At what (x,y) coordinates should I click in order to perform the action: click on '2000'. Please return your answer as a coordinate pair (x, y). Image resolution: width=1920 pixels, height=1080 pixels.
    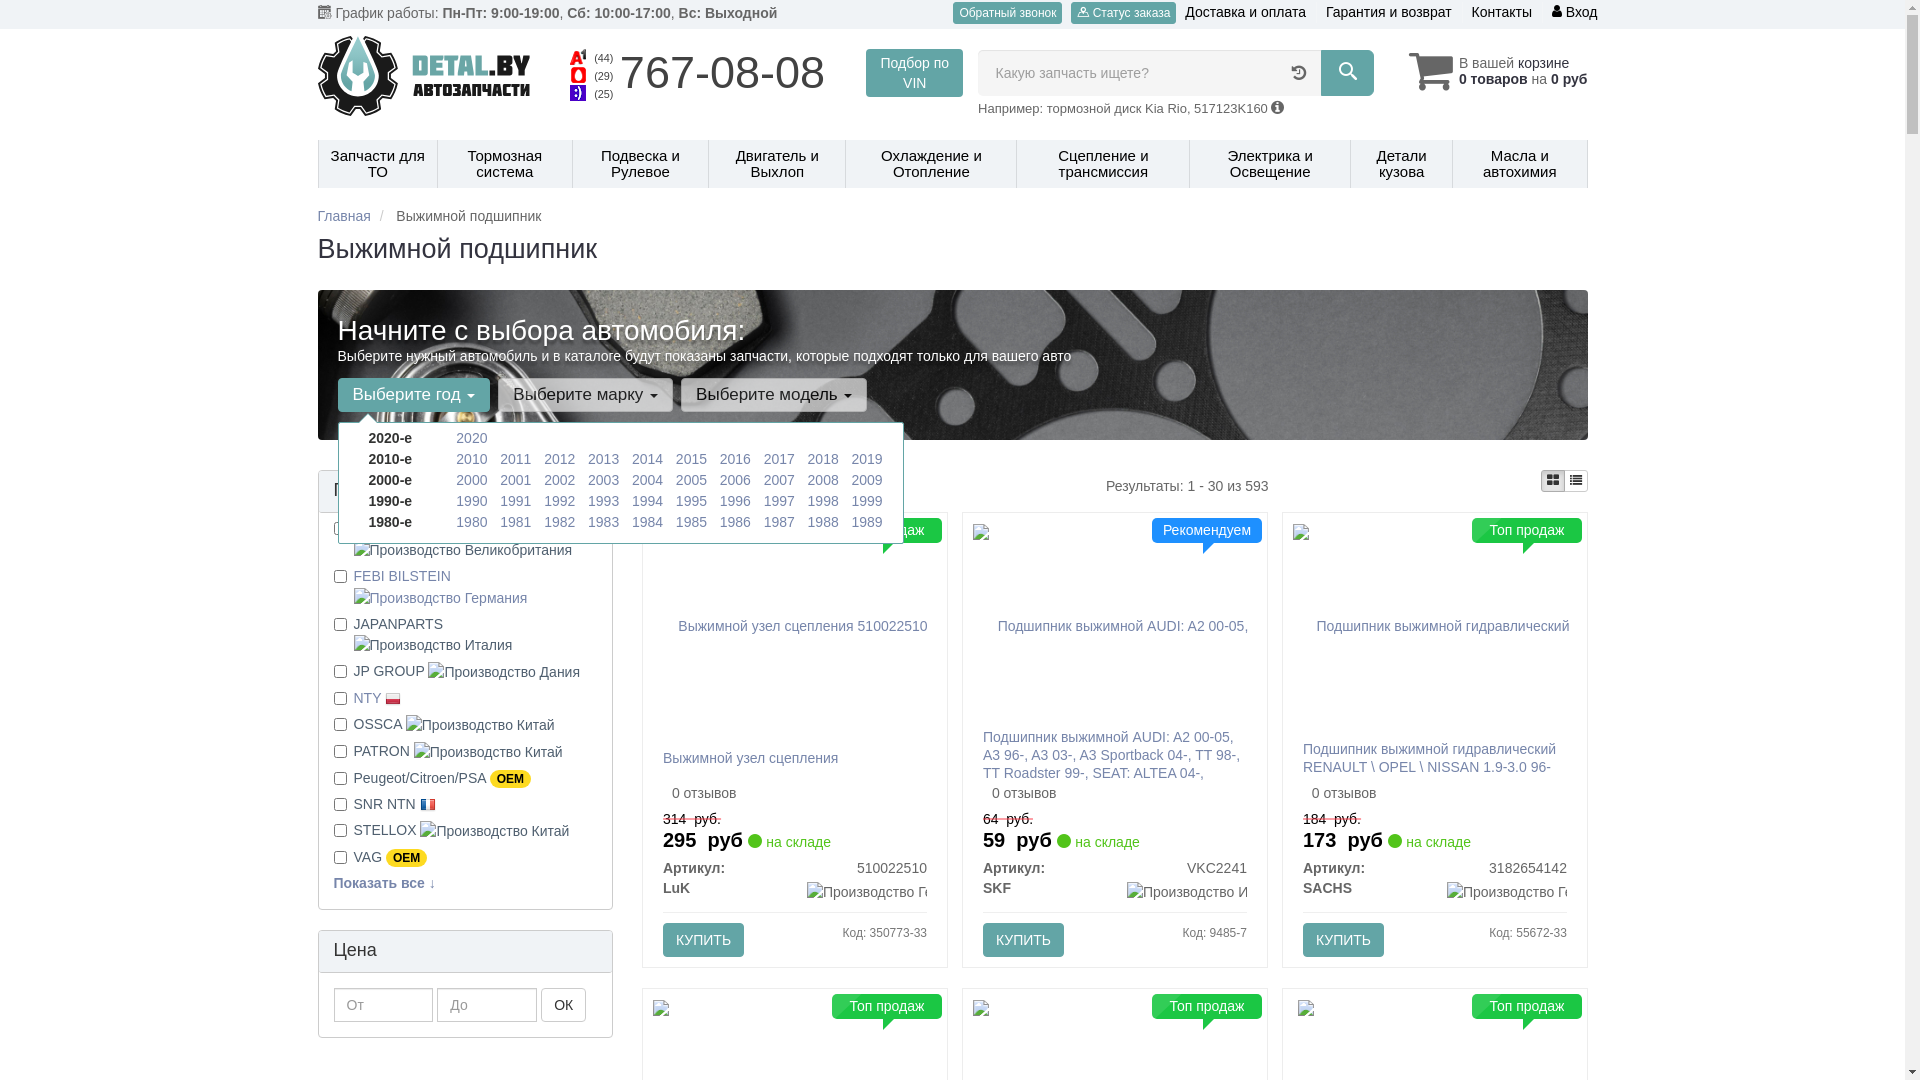
    Looking at the image, I should click on (470, 479).